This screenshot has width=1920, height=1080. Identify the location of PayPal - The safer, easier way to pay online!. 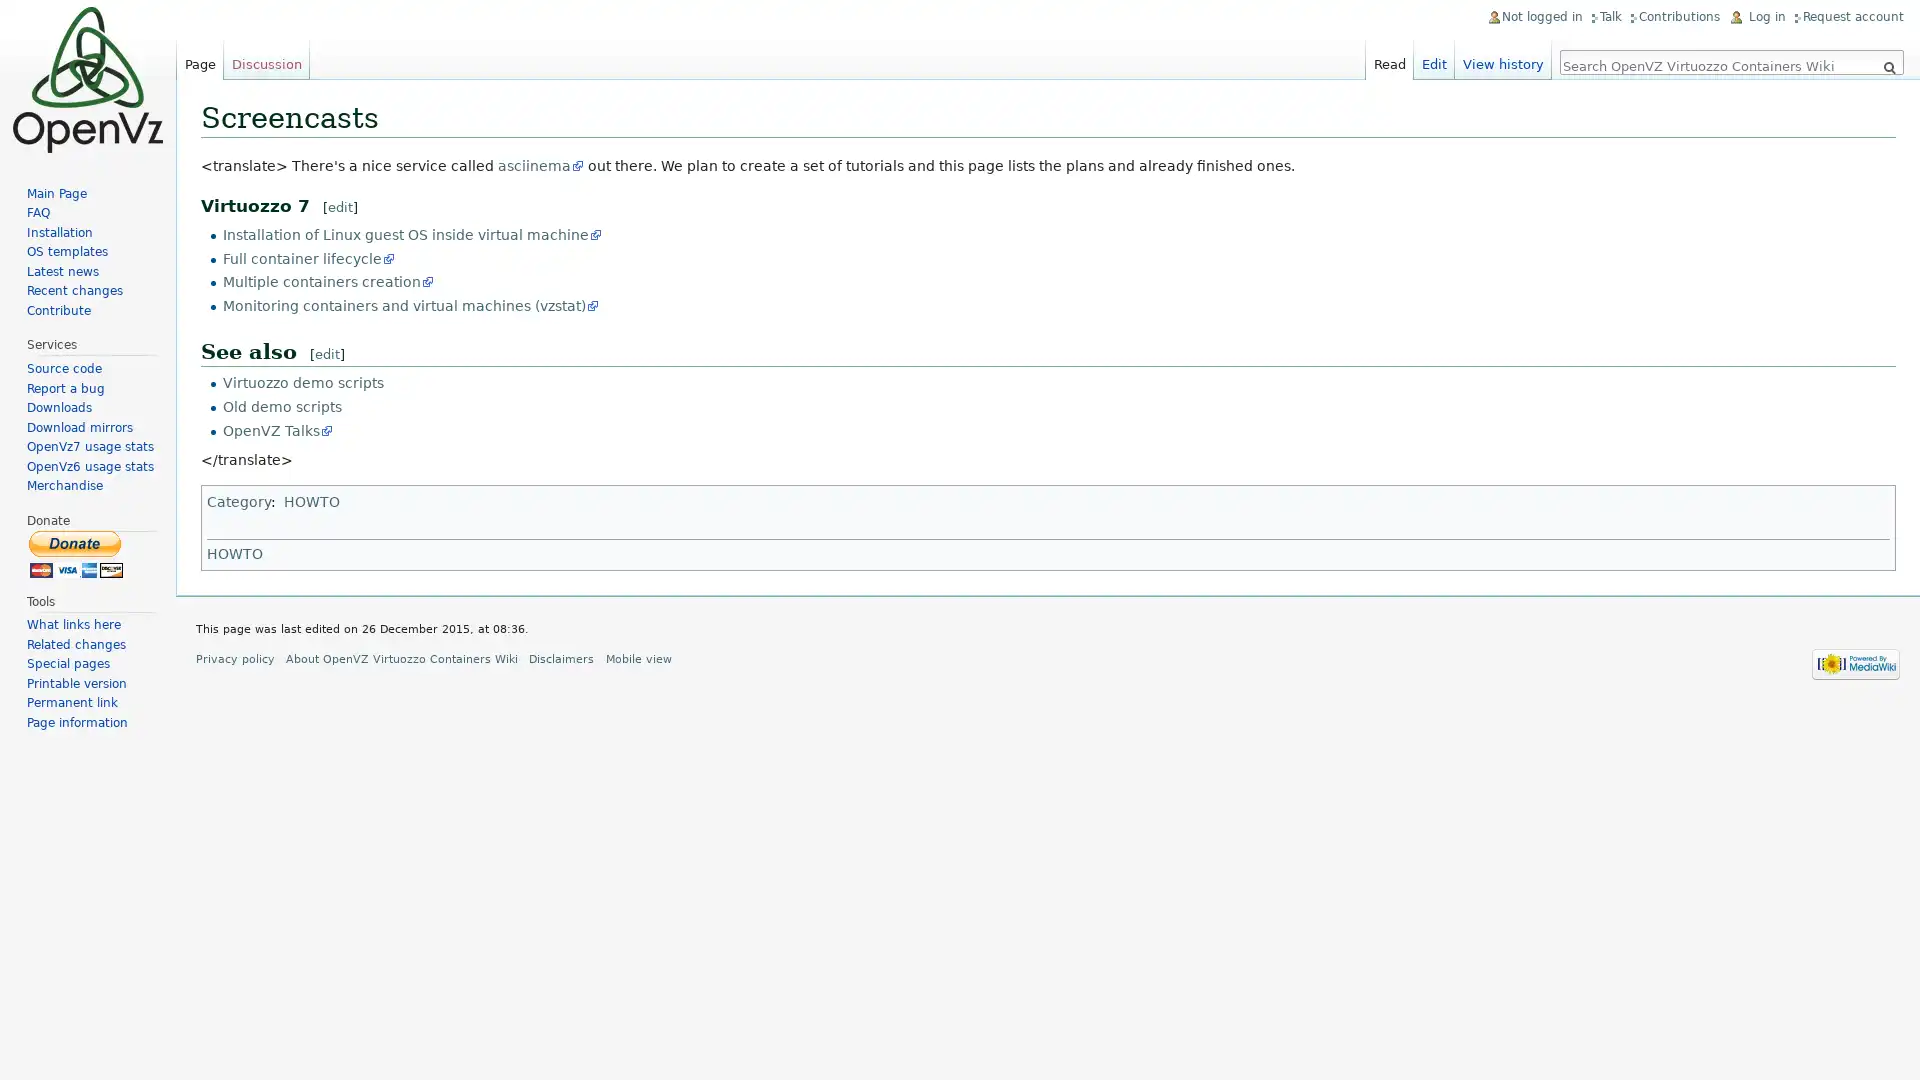
(76, 553).